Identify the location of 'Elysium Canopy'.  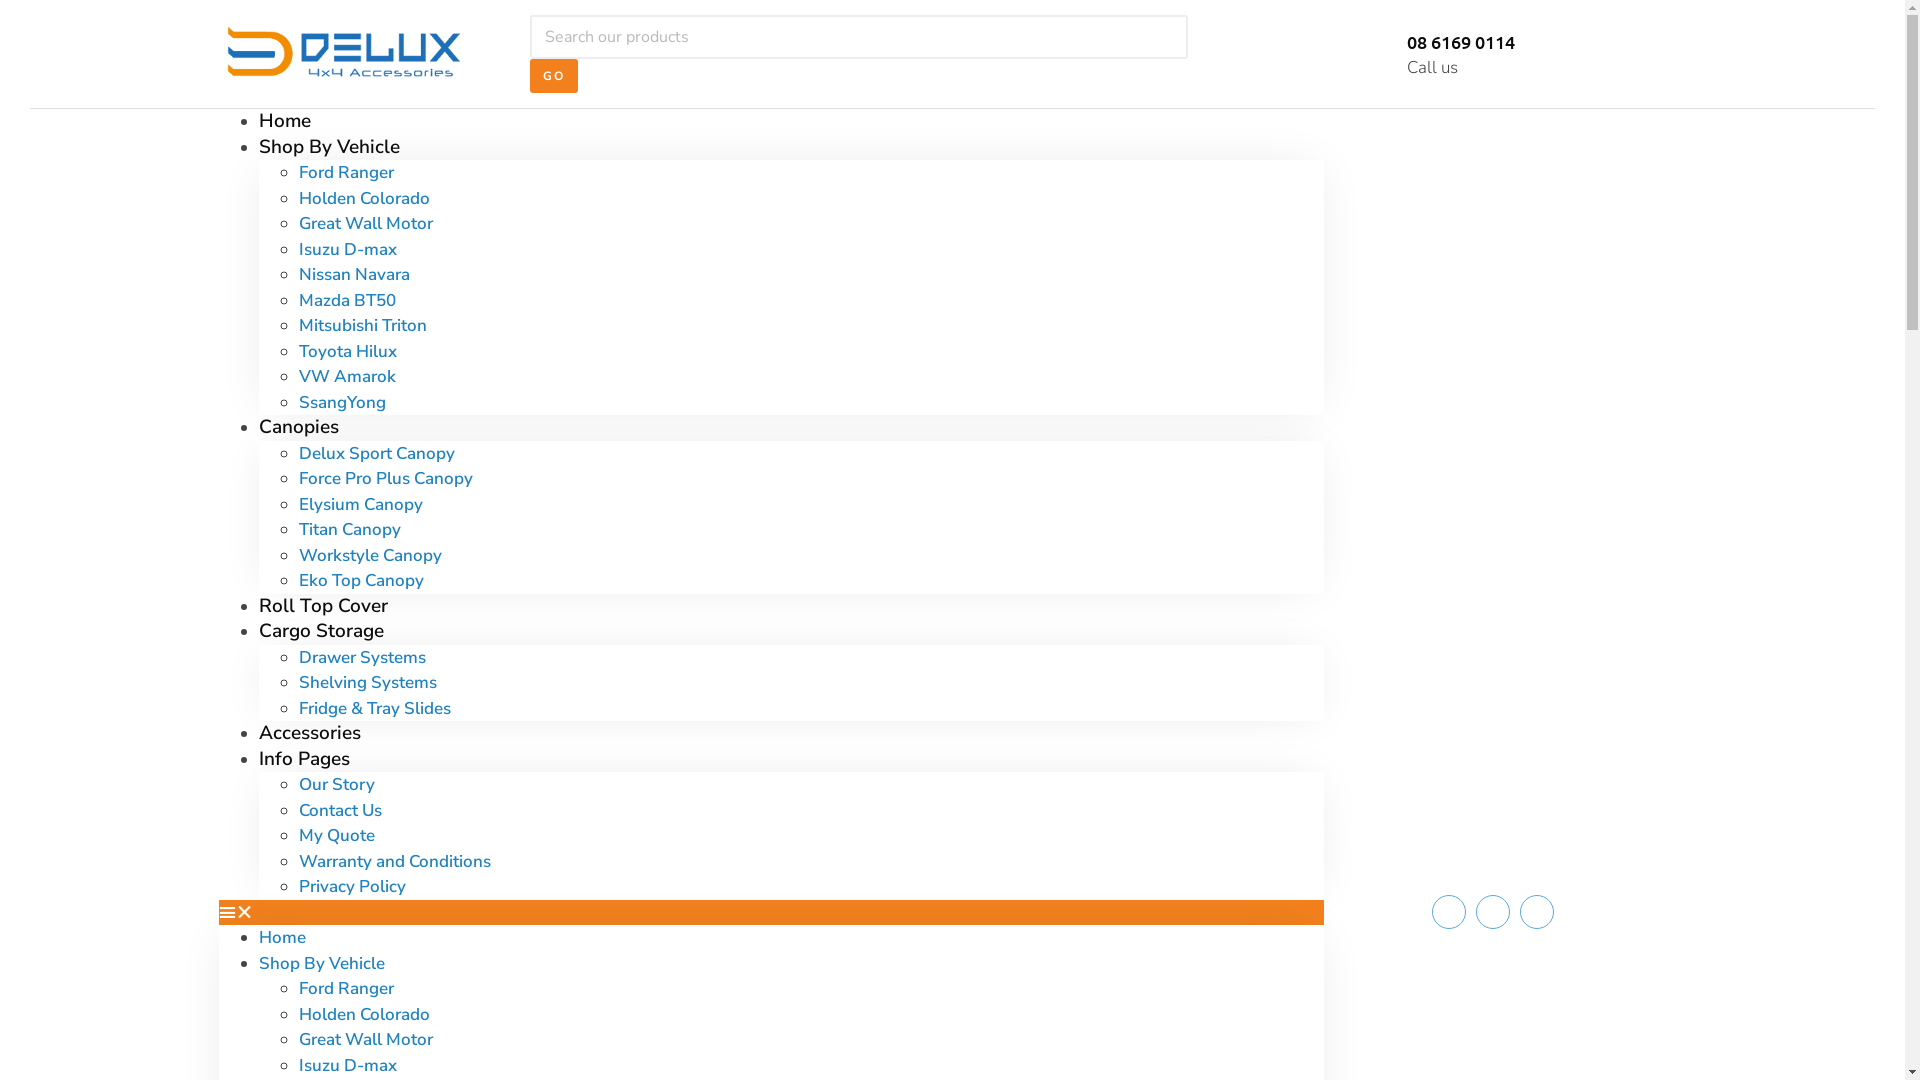
(360, 502).